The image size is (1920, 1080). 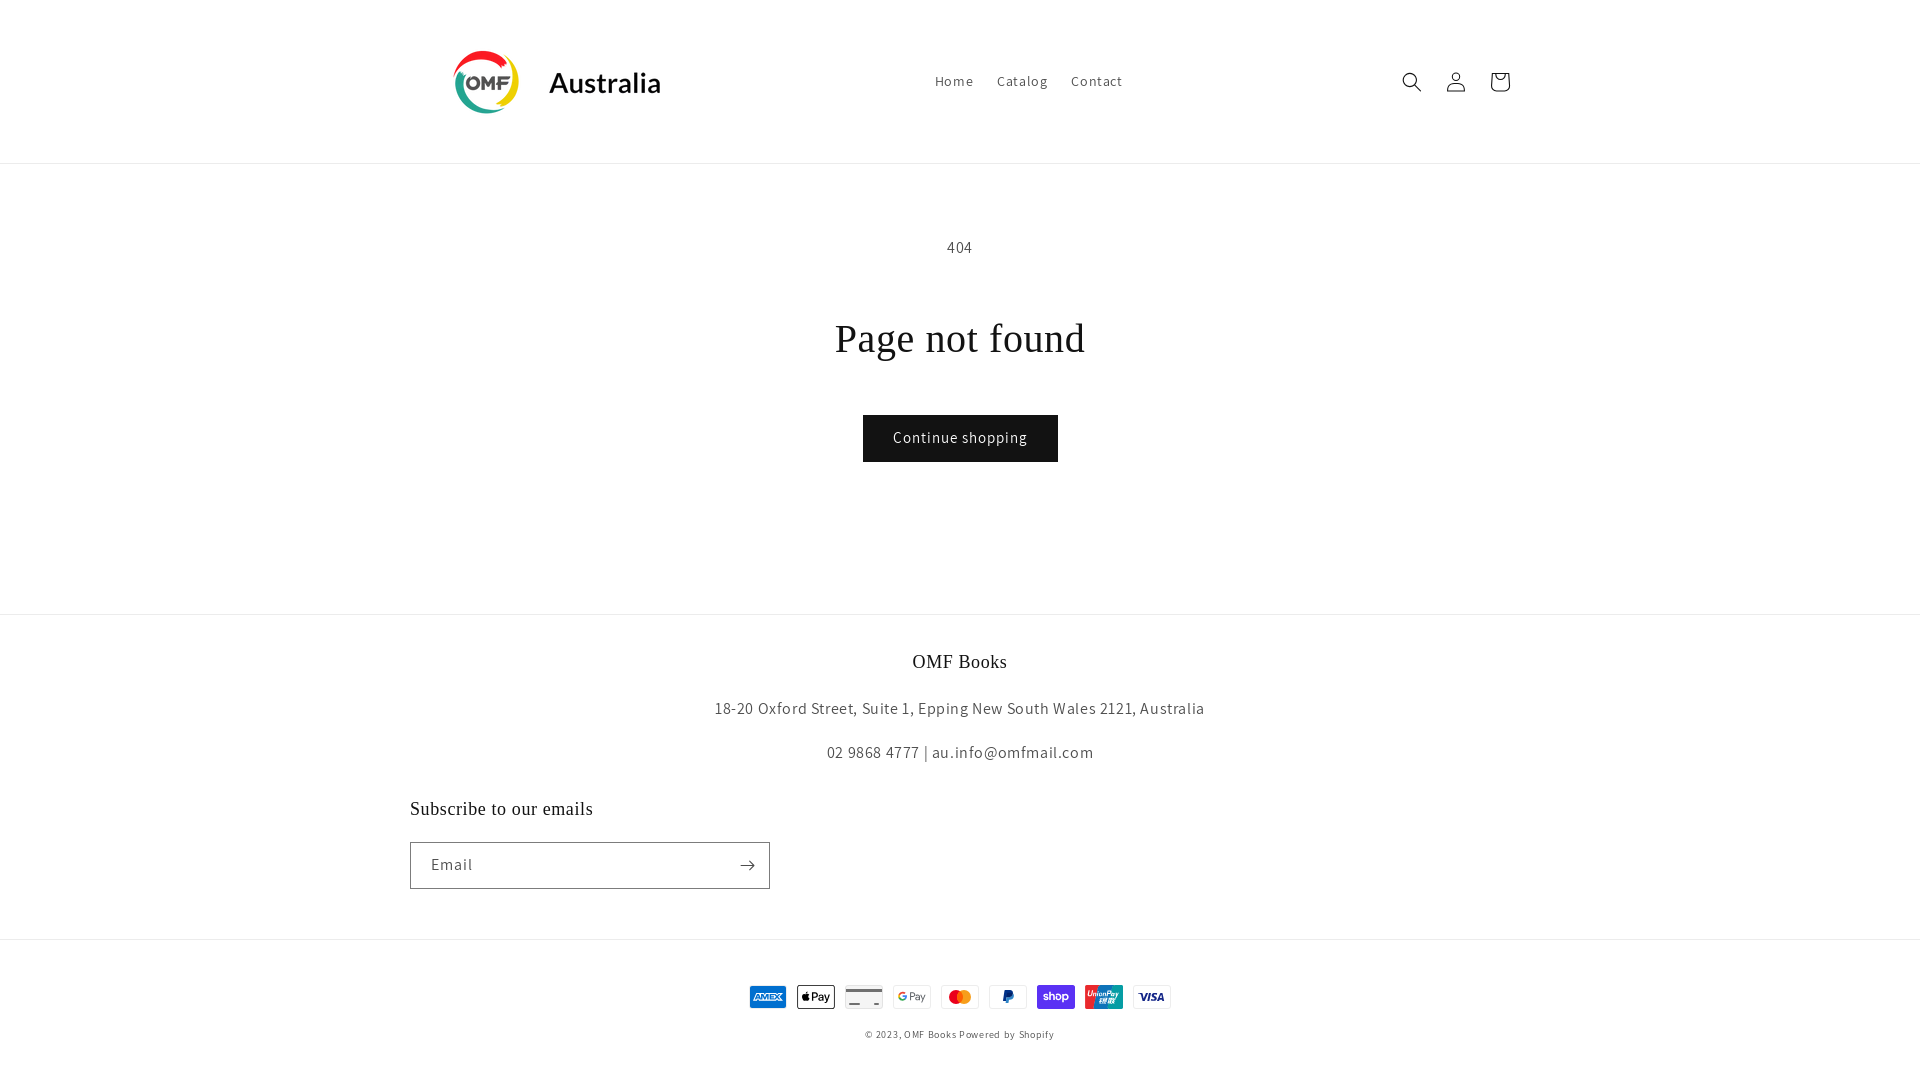 What do you see at coordinates (902, 1034) in the screenshot?
I see `'OMF Books'` at bounding box center [902, 1034].